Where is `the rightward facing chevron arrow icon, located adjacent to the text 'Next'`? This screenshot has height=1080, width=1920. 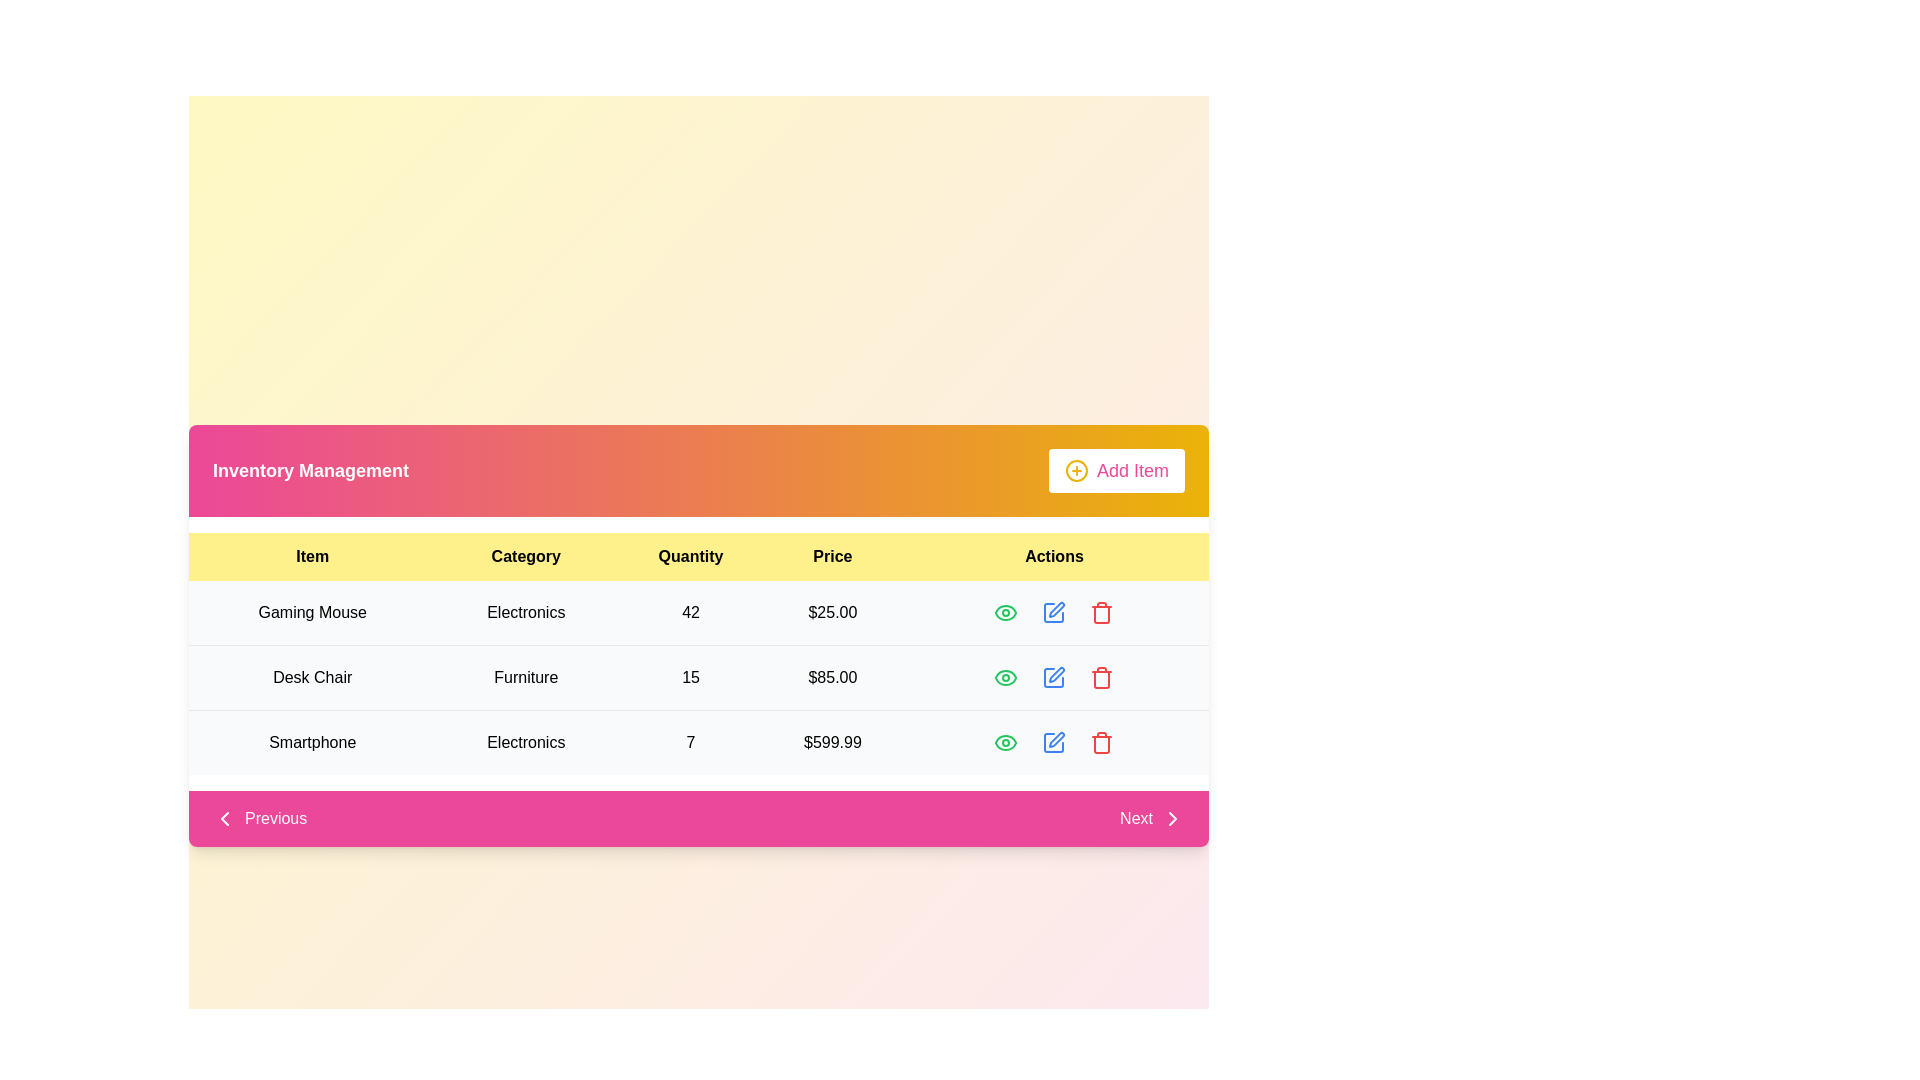
the rightward facing chevron arrow icon, located adjacent to the text 'Next' is located at coordinates (1172, 818).